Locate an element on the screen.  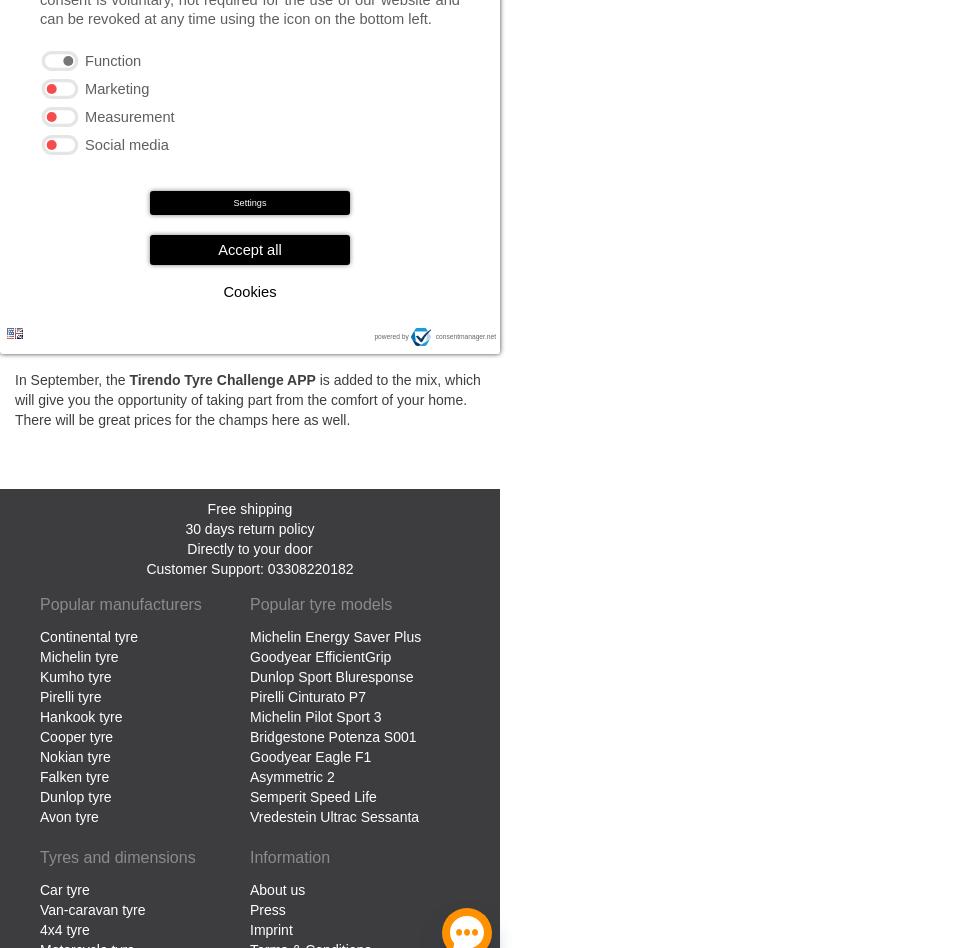
'is added to the mix, which will give you the opportunity of taking part from the comfort of your home. There will be great prices for the champs here as well.' is located at coordinates (14, 398).